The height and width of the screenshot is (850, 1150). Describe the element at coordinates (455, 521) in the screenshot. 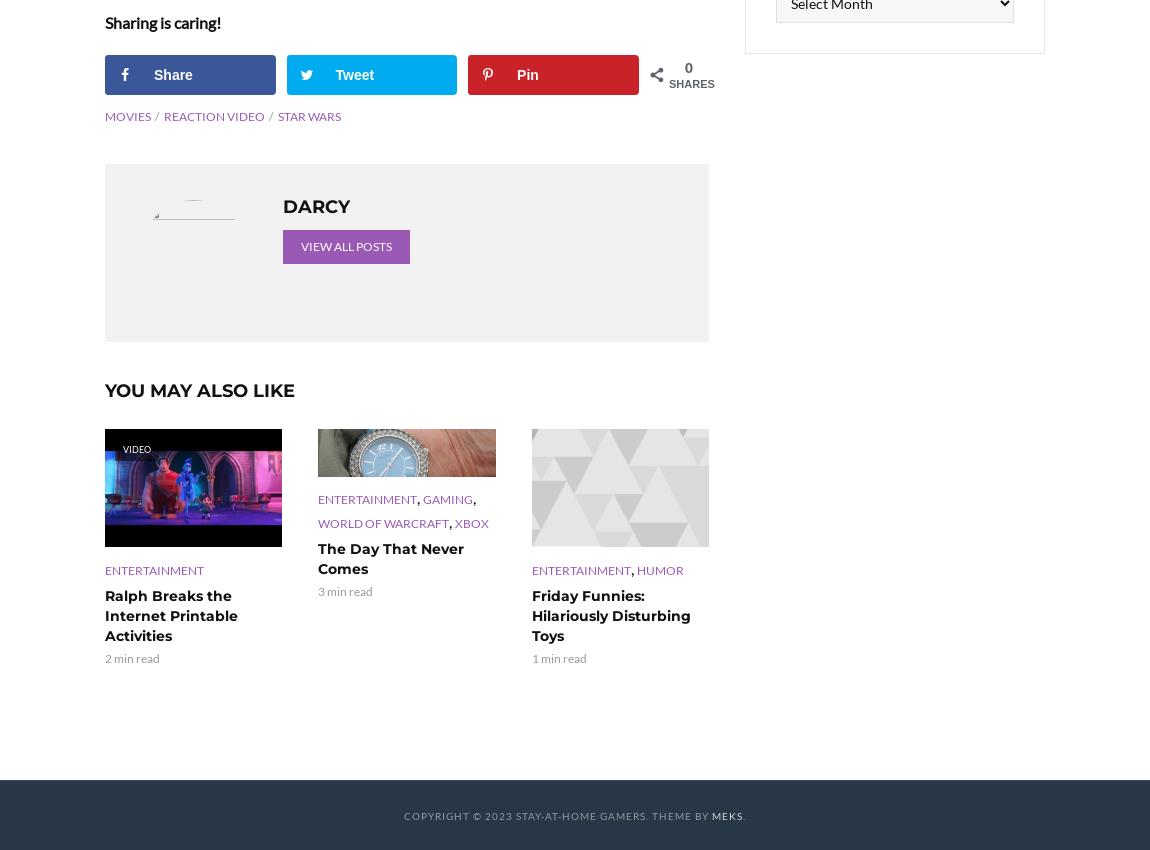

I see `'XBox'` at that location.